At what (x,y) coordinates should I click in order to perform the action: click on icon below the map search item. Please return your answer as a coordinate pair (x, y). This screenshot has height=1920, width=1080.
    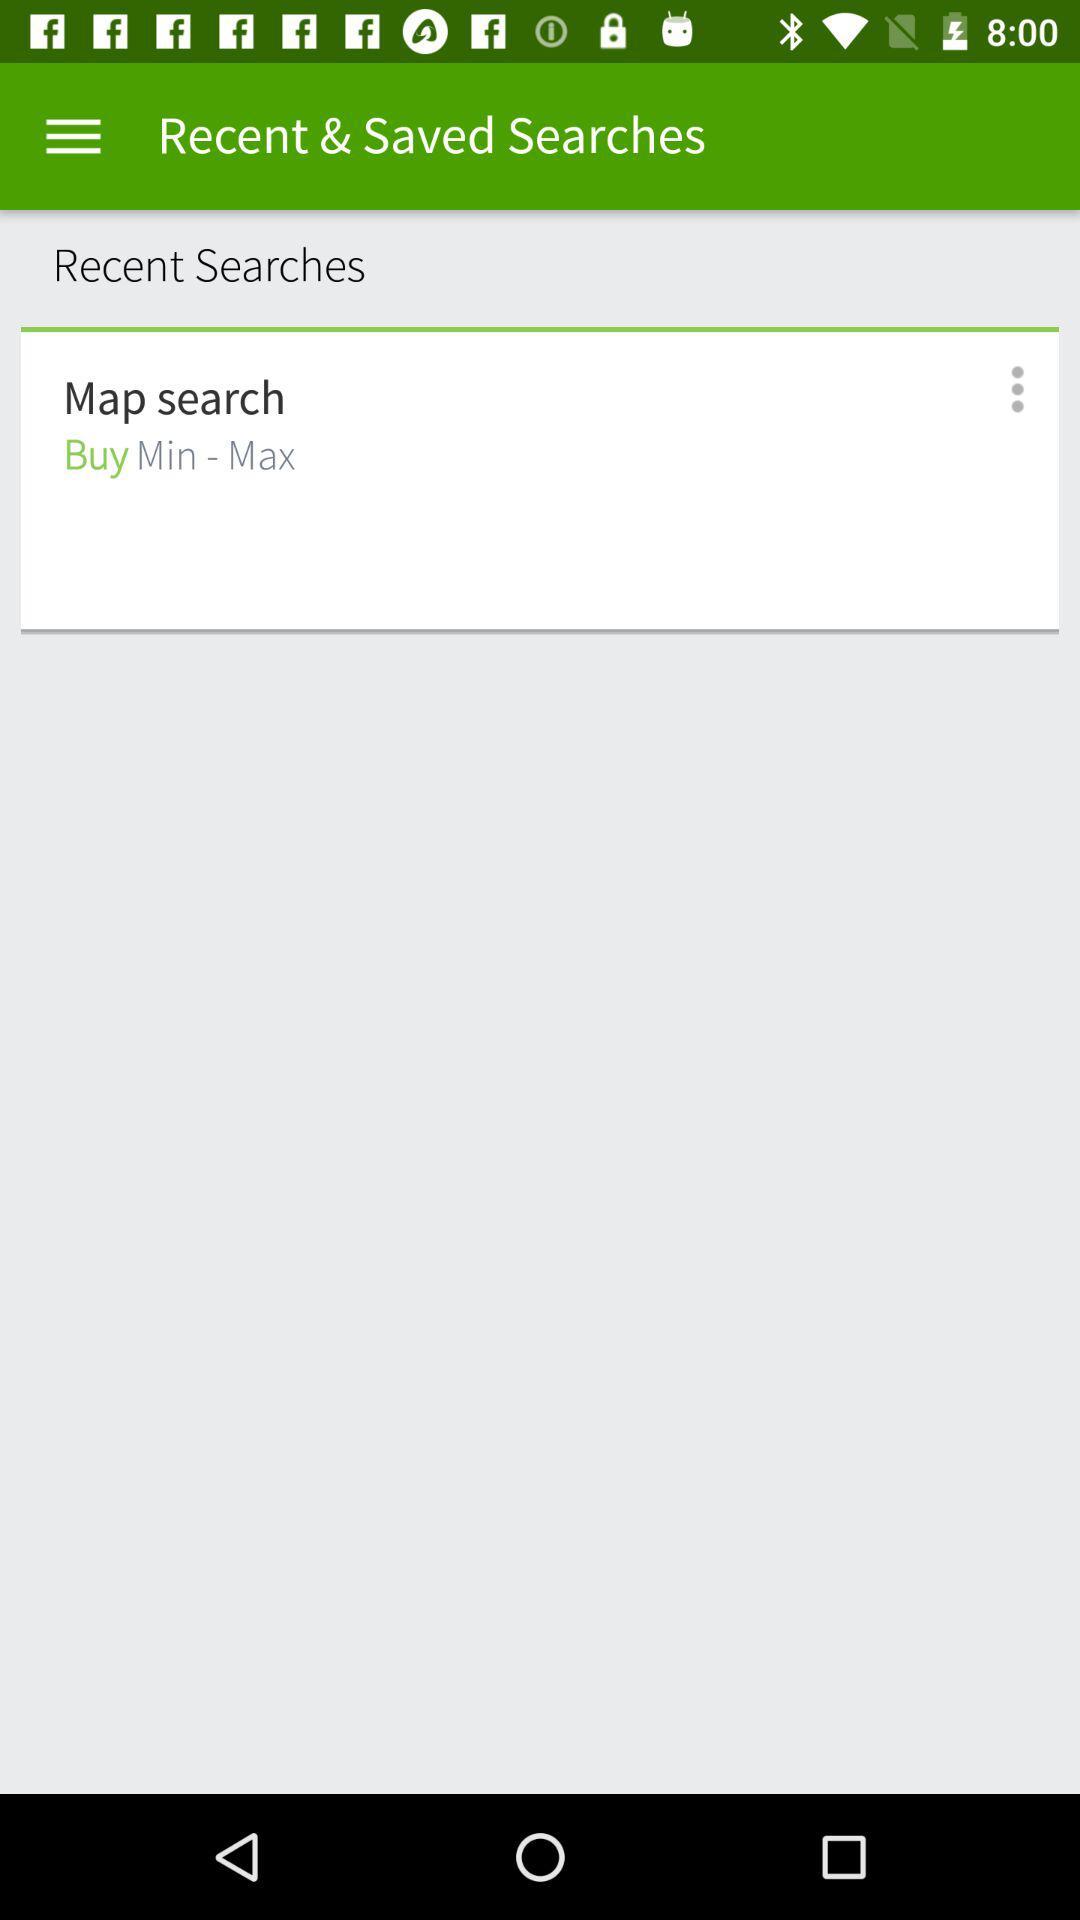
    Looking at the image, I should click on (178, 455).